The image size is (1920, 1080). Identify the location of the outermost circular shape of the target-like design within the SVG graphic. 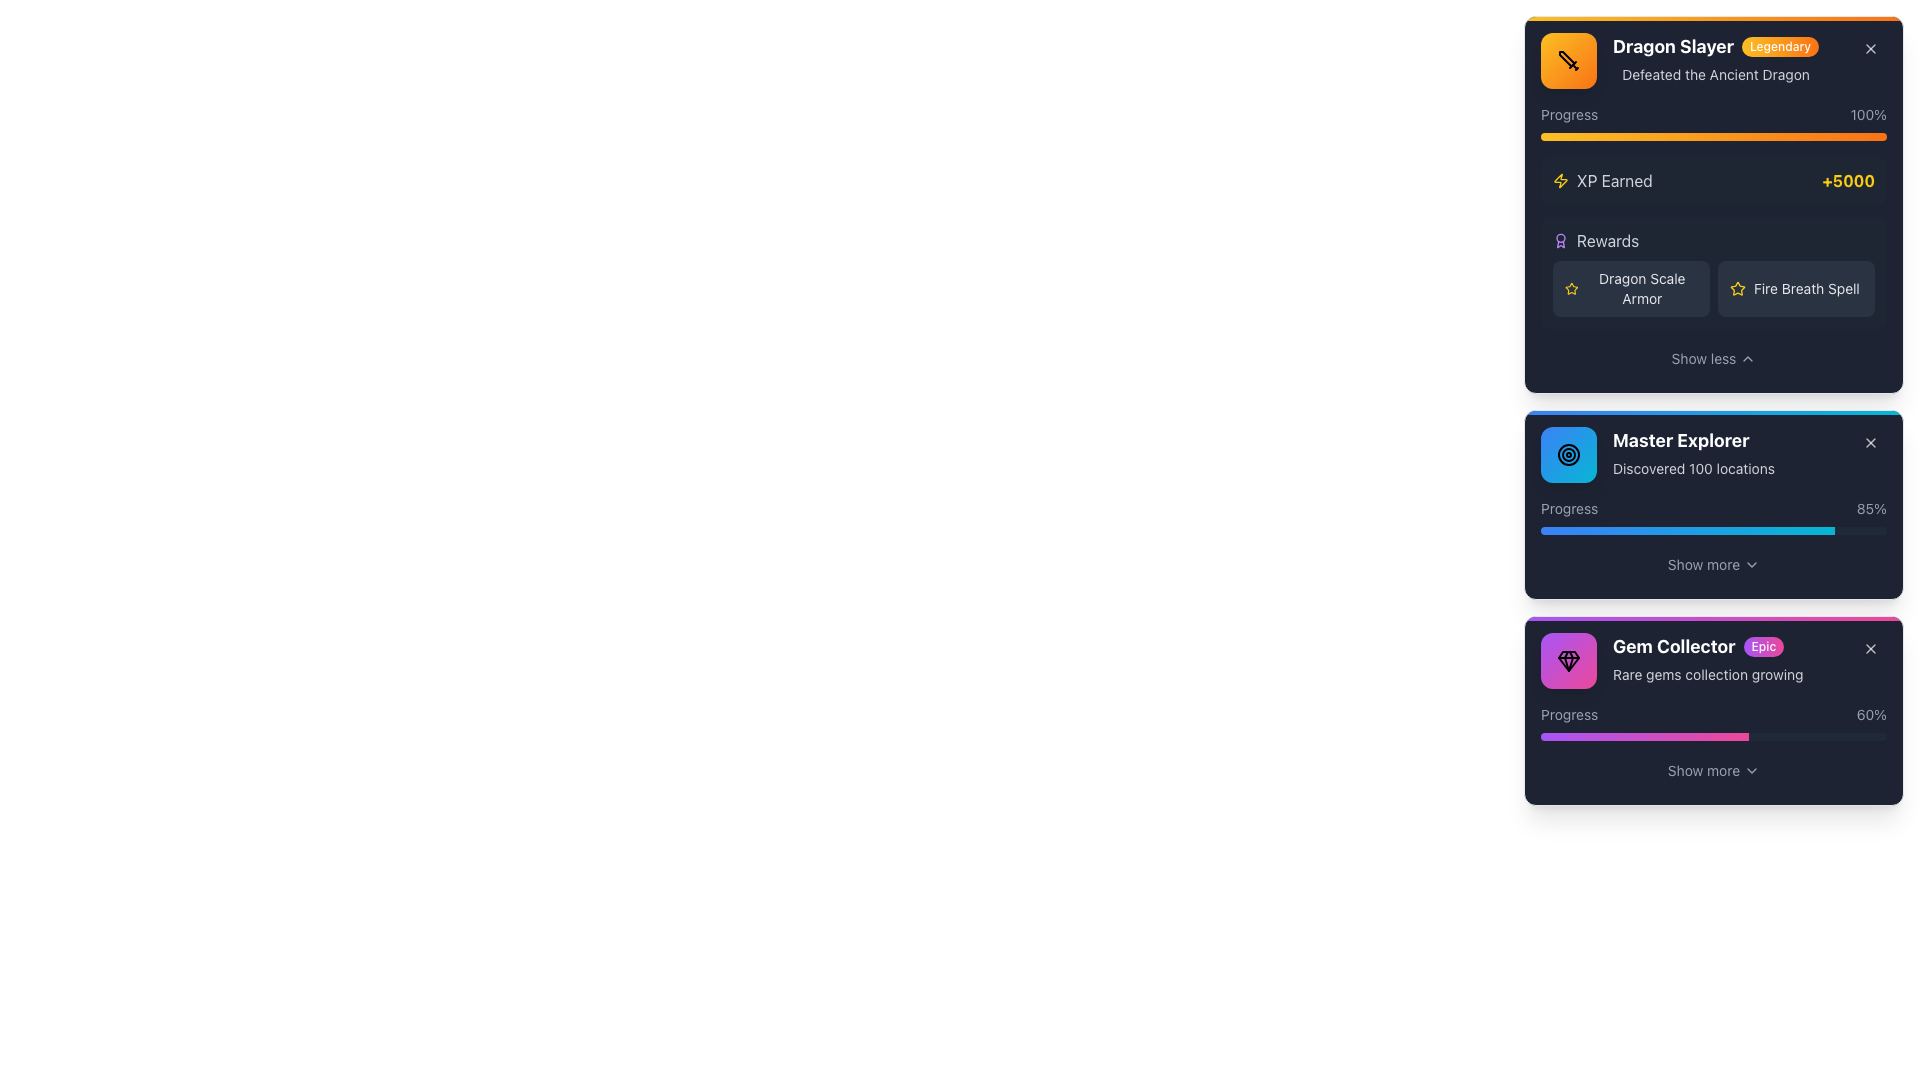
(1568, 455).